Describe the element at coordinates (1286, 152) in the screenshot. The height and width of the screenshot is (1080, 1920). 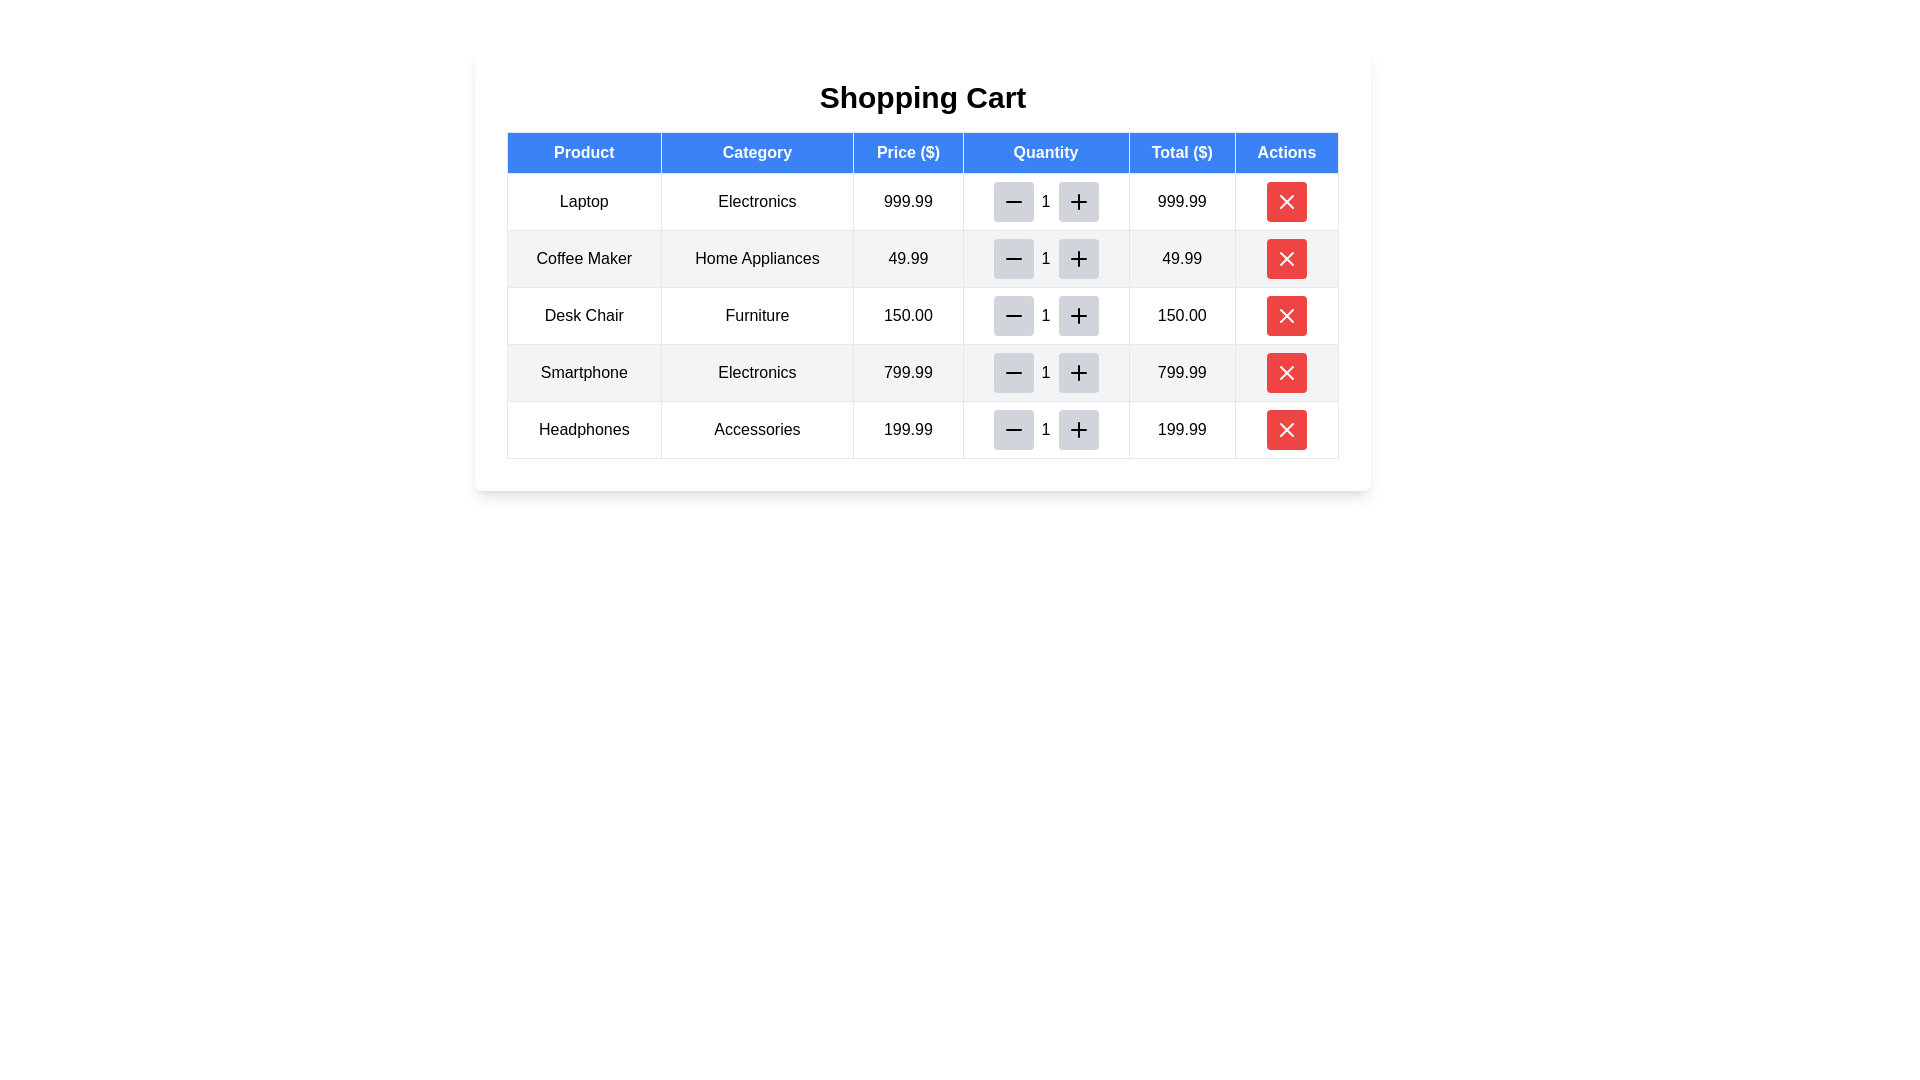
I see `the 'Actions' column header in the table, which is the sixth column header positioned to the right of the 'Total ($)' column` at that location.